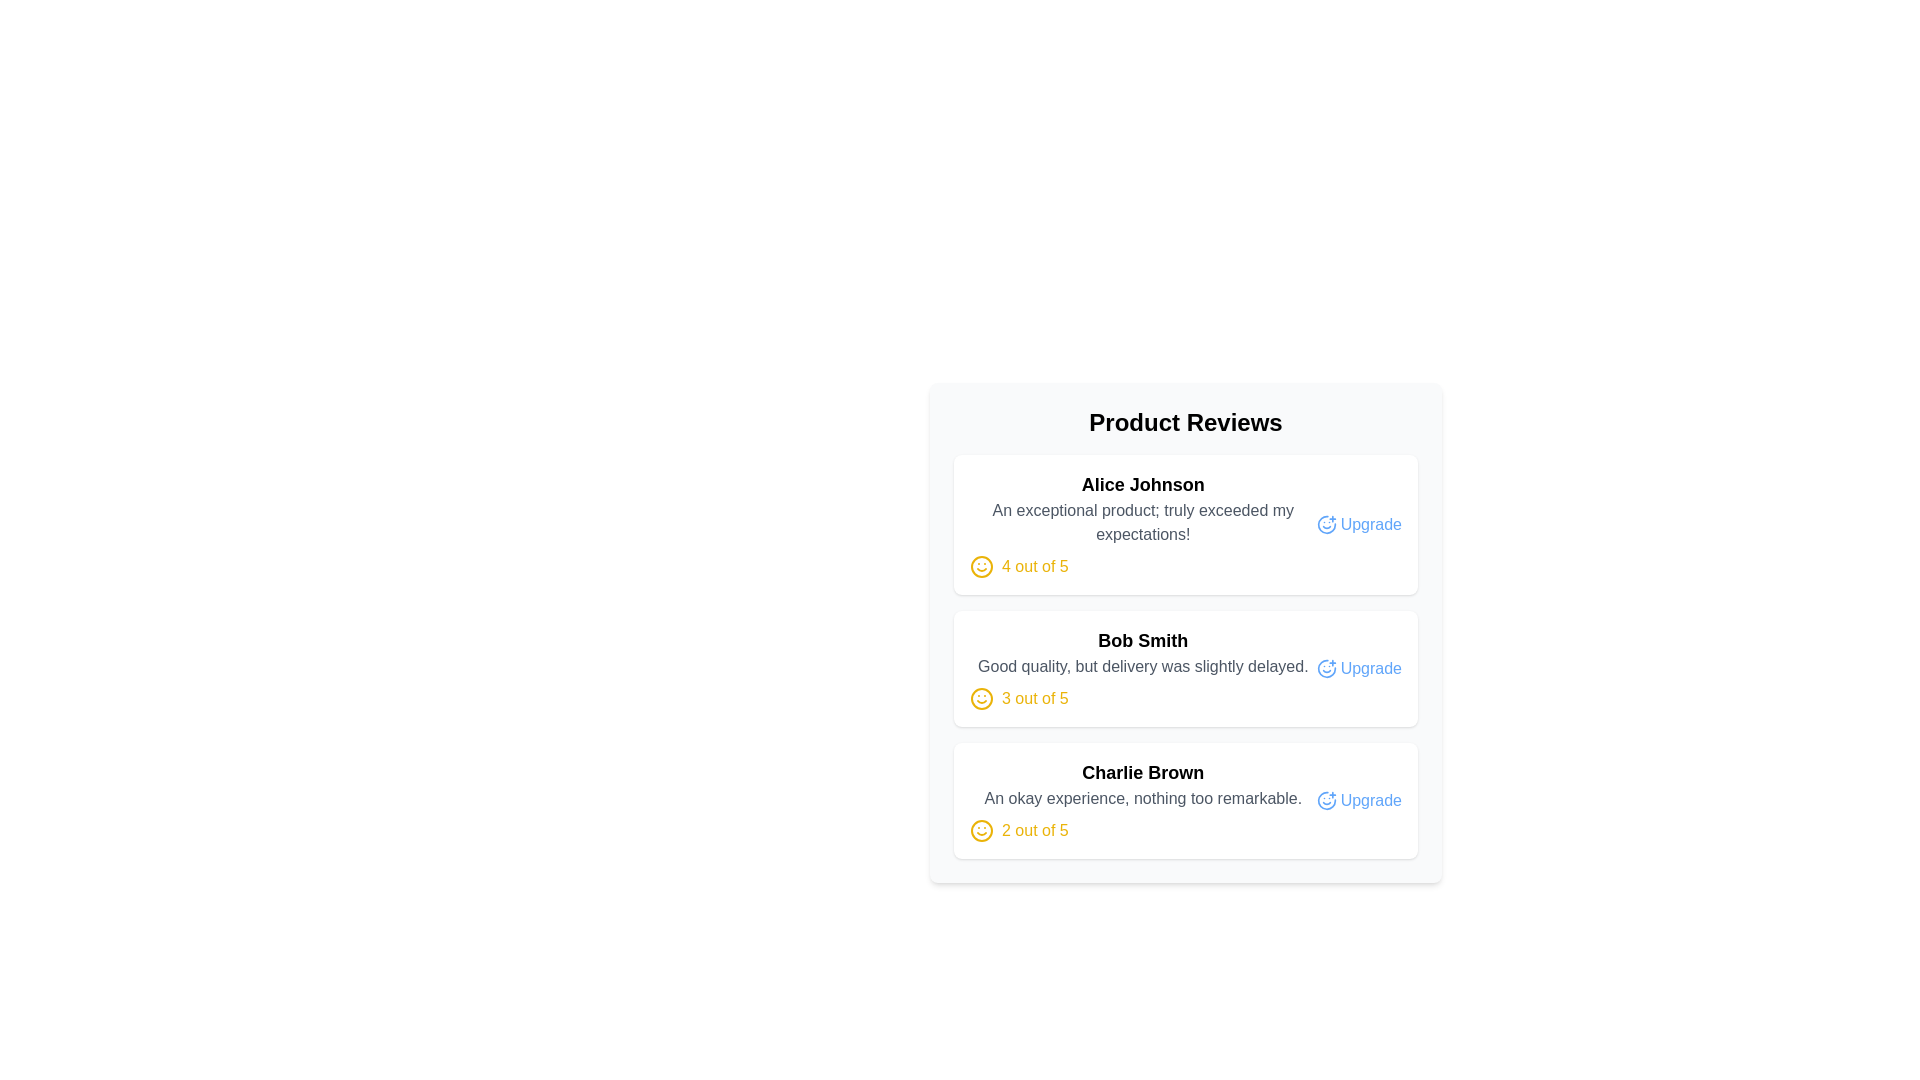  Describe the element at coordinates (1143, 771) in the screenshot. I see `the reviewer name Charlie Brown to observe it` at that location.